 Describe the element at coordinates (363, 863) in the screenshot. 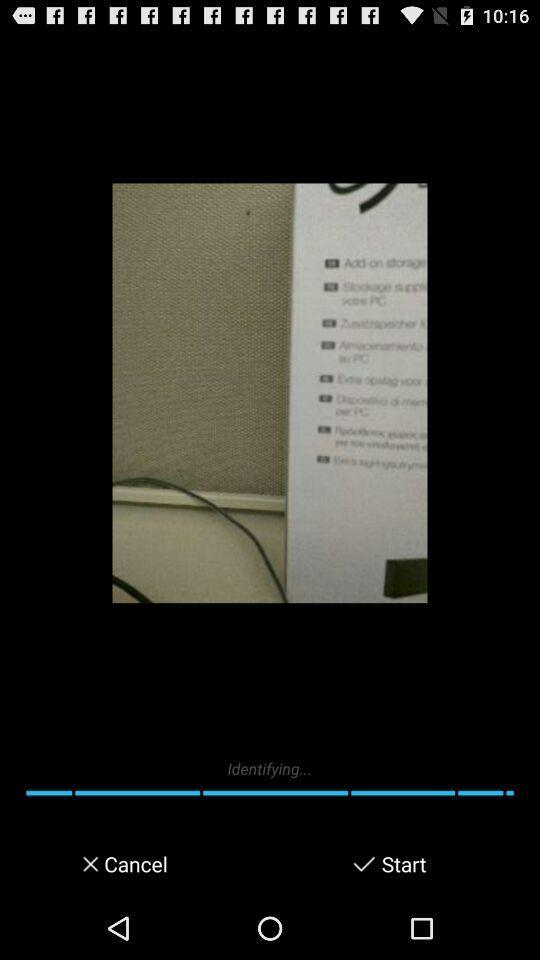

I see `app to the right of cancel` at that location.